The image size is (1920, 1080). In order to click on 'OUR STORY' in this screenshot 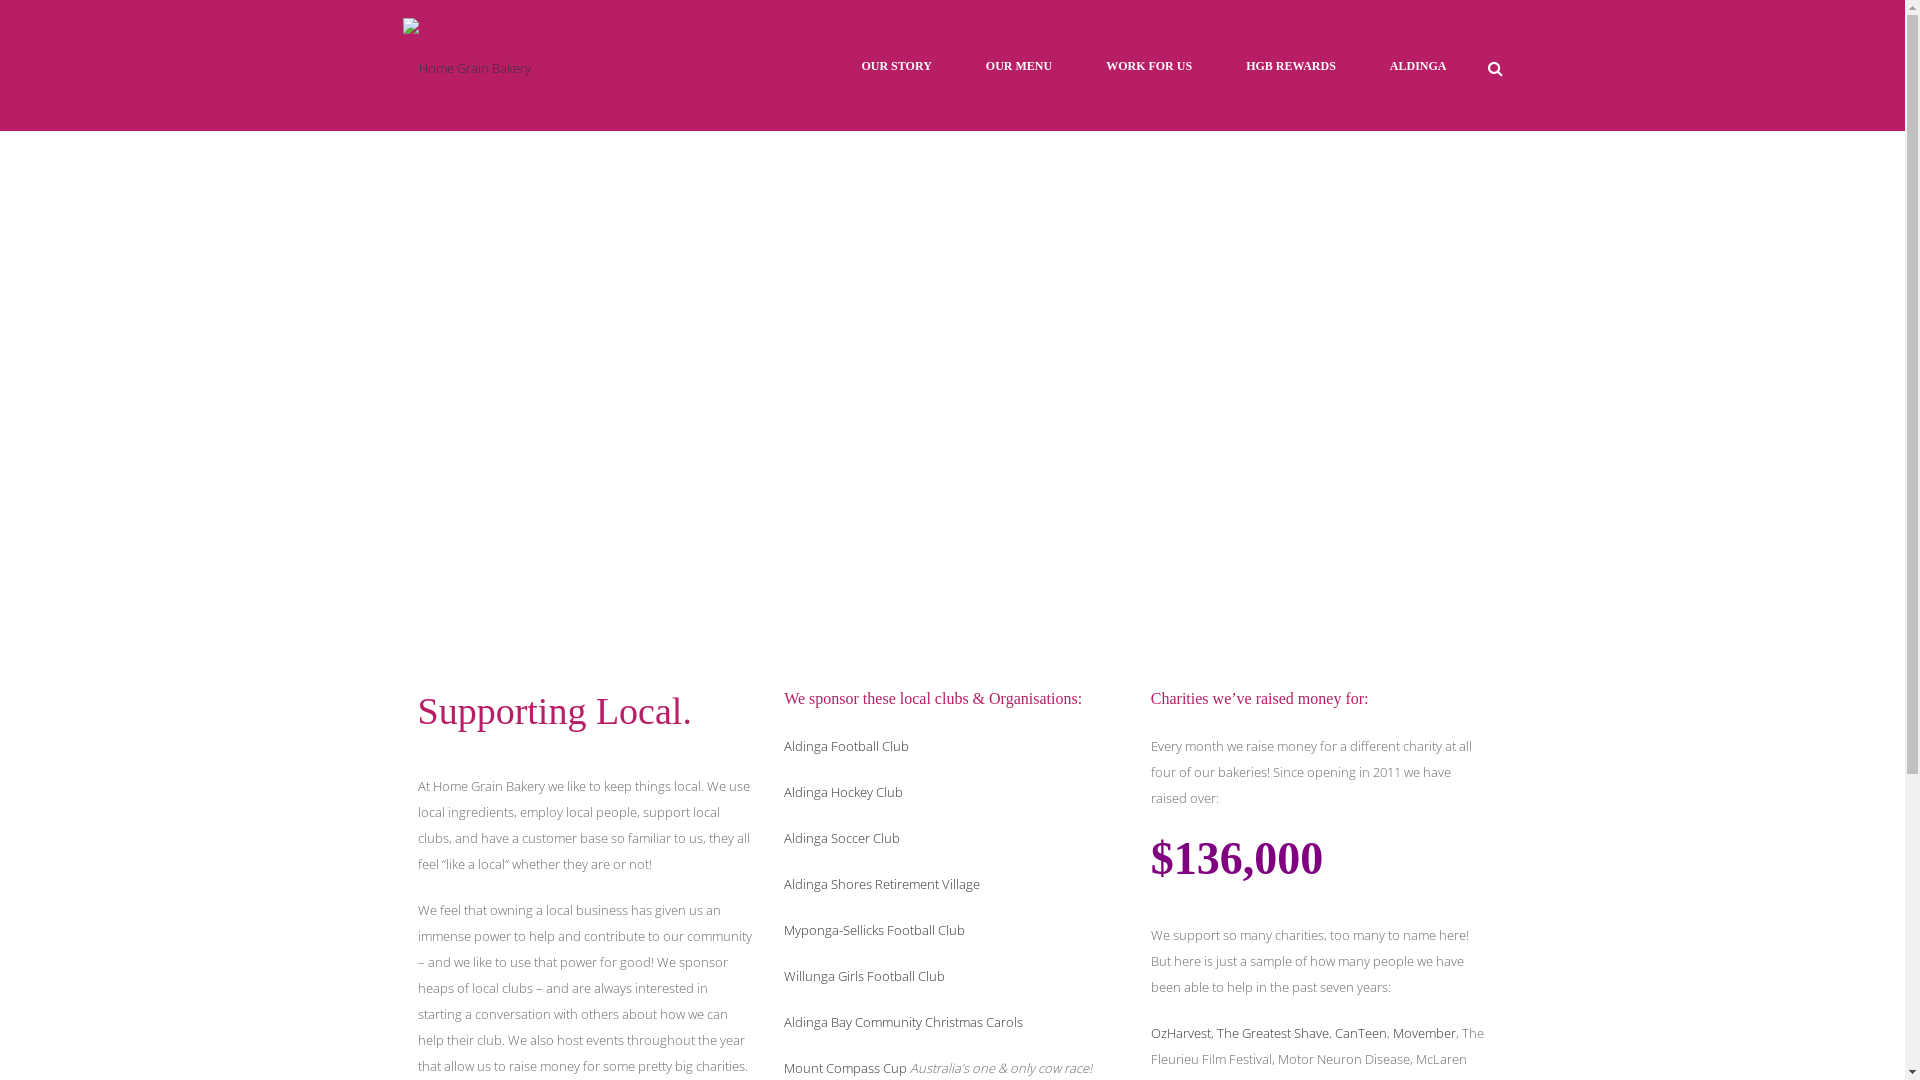, I will do `click(895, 64)`.